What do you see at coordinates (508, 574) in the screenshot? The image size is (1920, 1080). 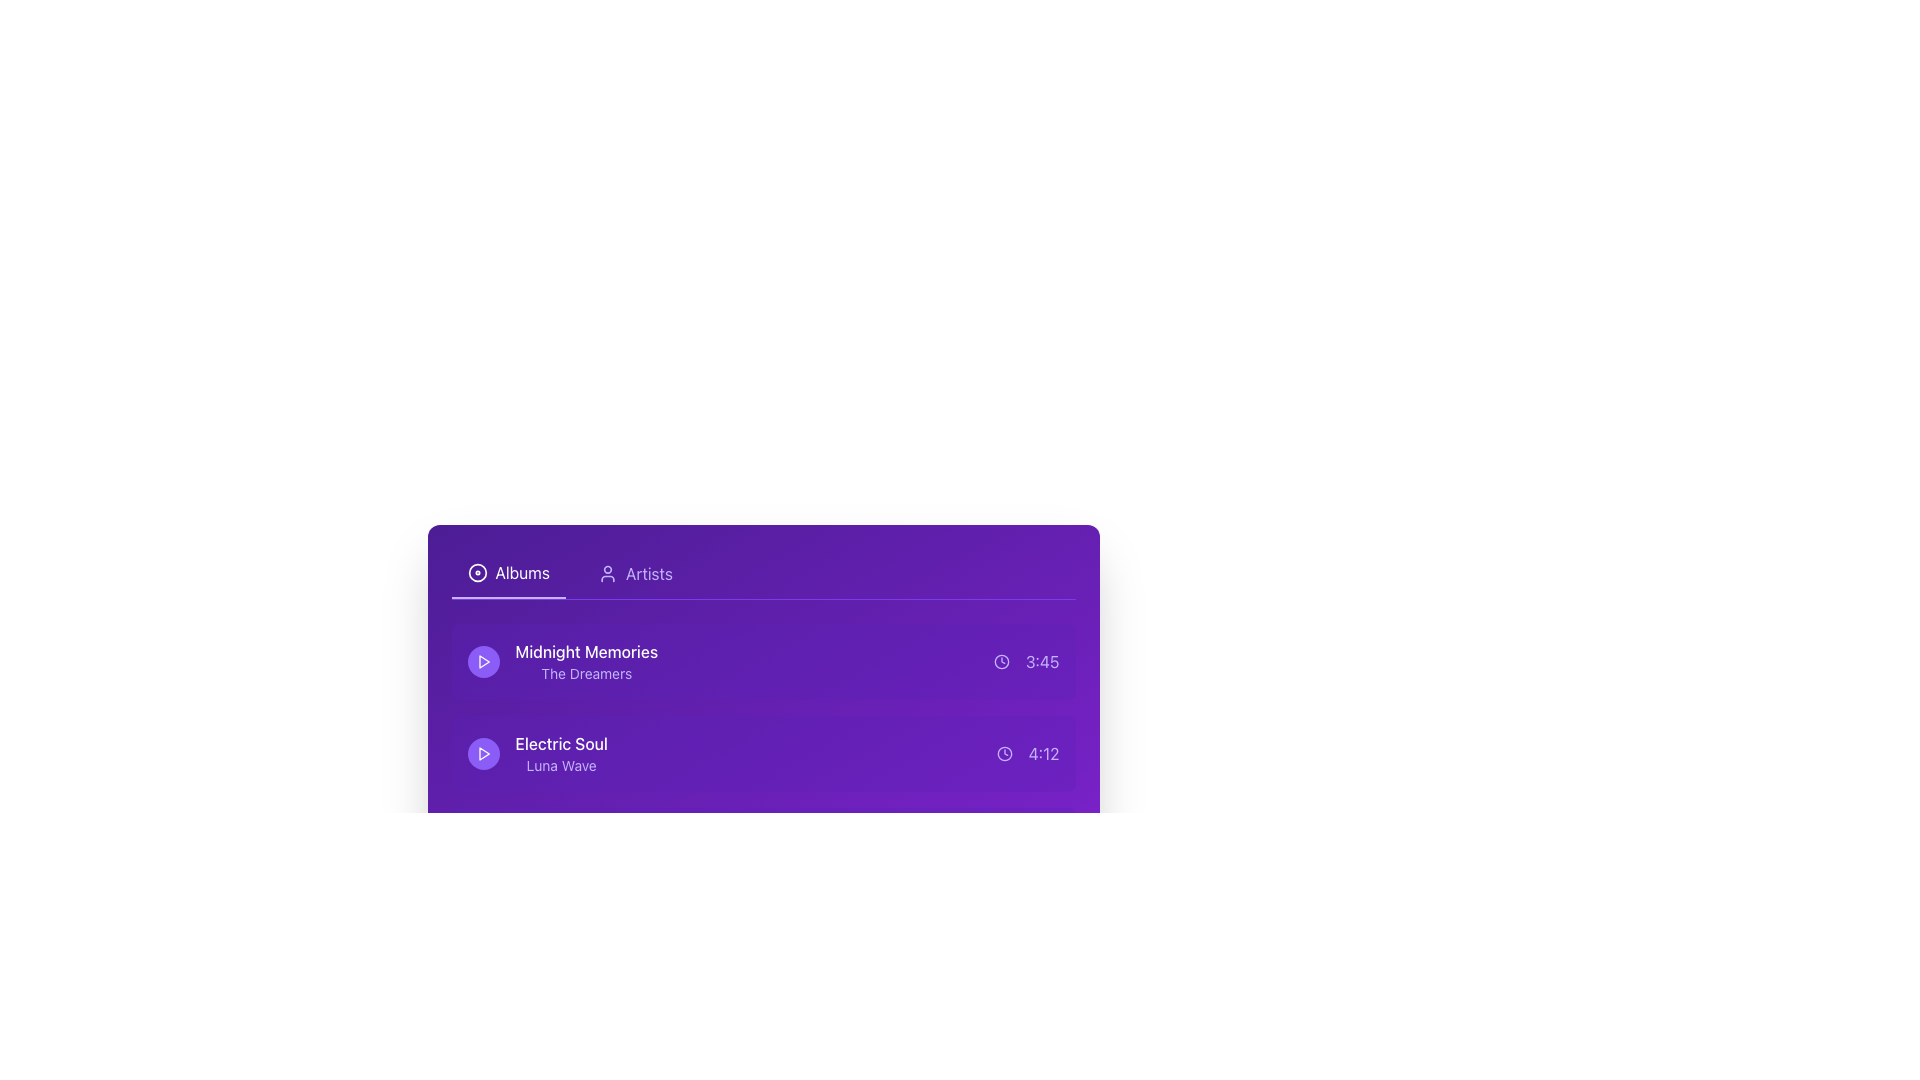 I see `the 'Albums' navigation button located in the top-left section of the interface, which is the first option in a horizontal list of navigation items` at bounding box center [508, 574].